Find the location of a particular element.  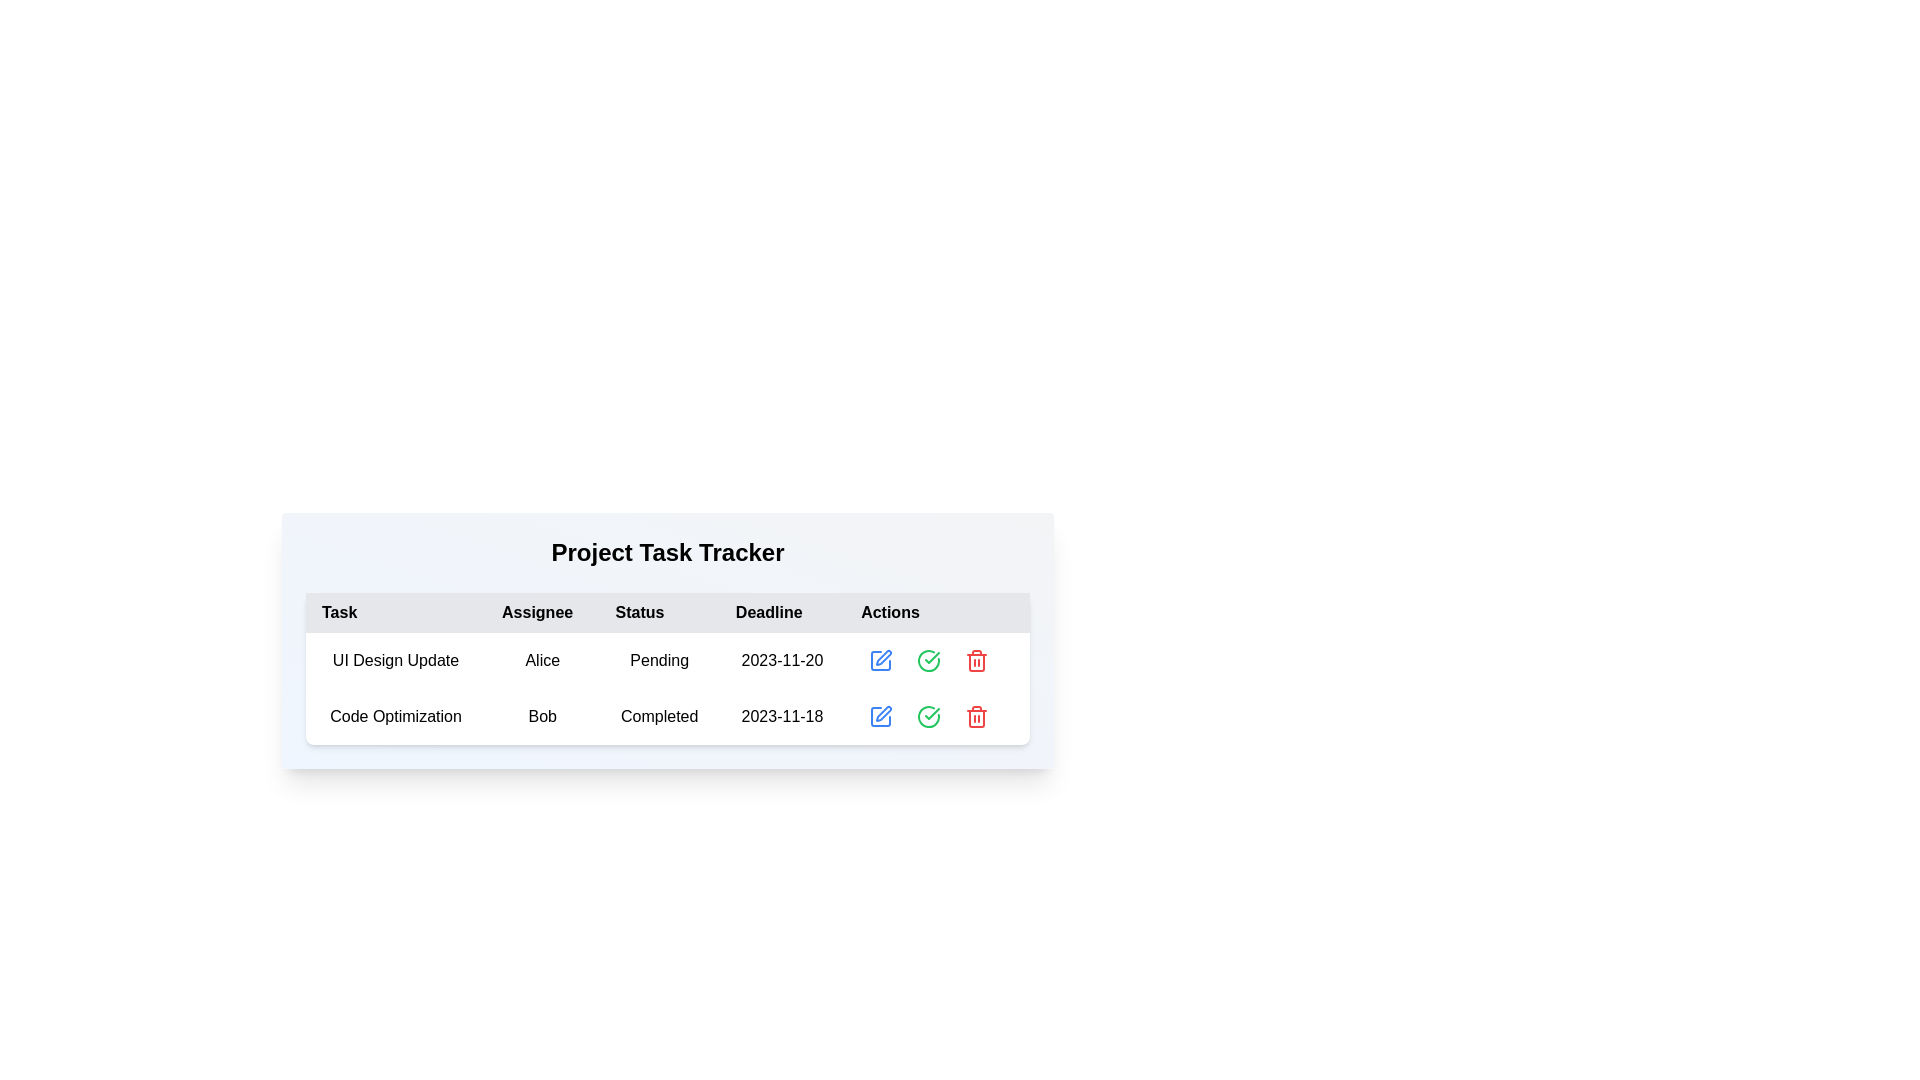

the trash bin icon located in the last column of the second row in the task table is located at coordinates (977, 716).